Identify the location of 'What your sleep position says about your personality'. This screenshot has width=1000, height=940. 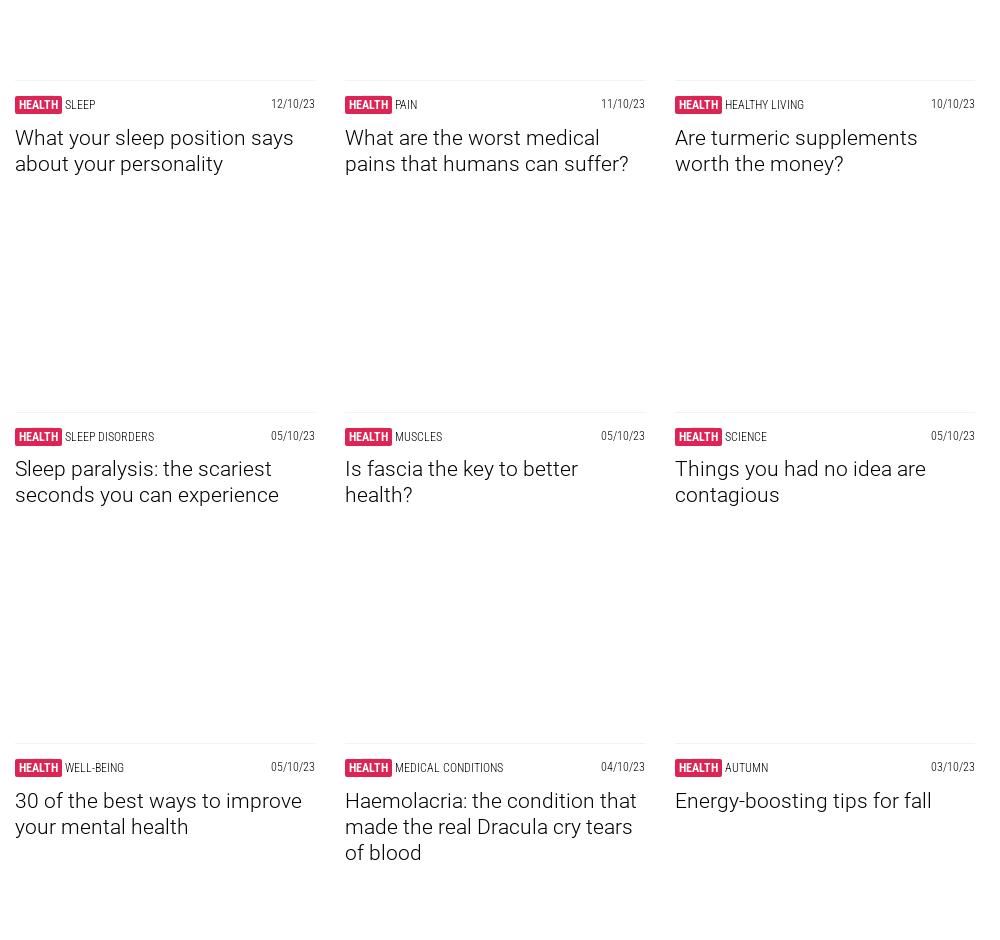
(154, 149).